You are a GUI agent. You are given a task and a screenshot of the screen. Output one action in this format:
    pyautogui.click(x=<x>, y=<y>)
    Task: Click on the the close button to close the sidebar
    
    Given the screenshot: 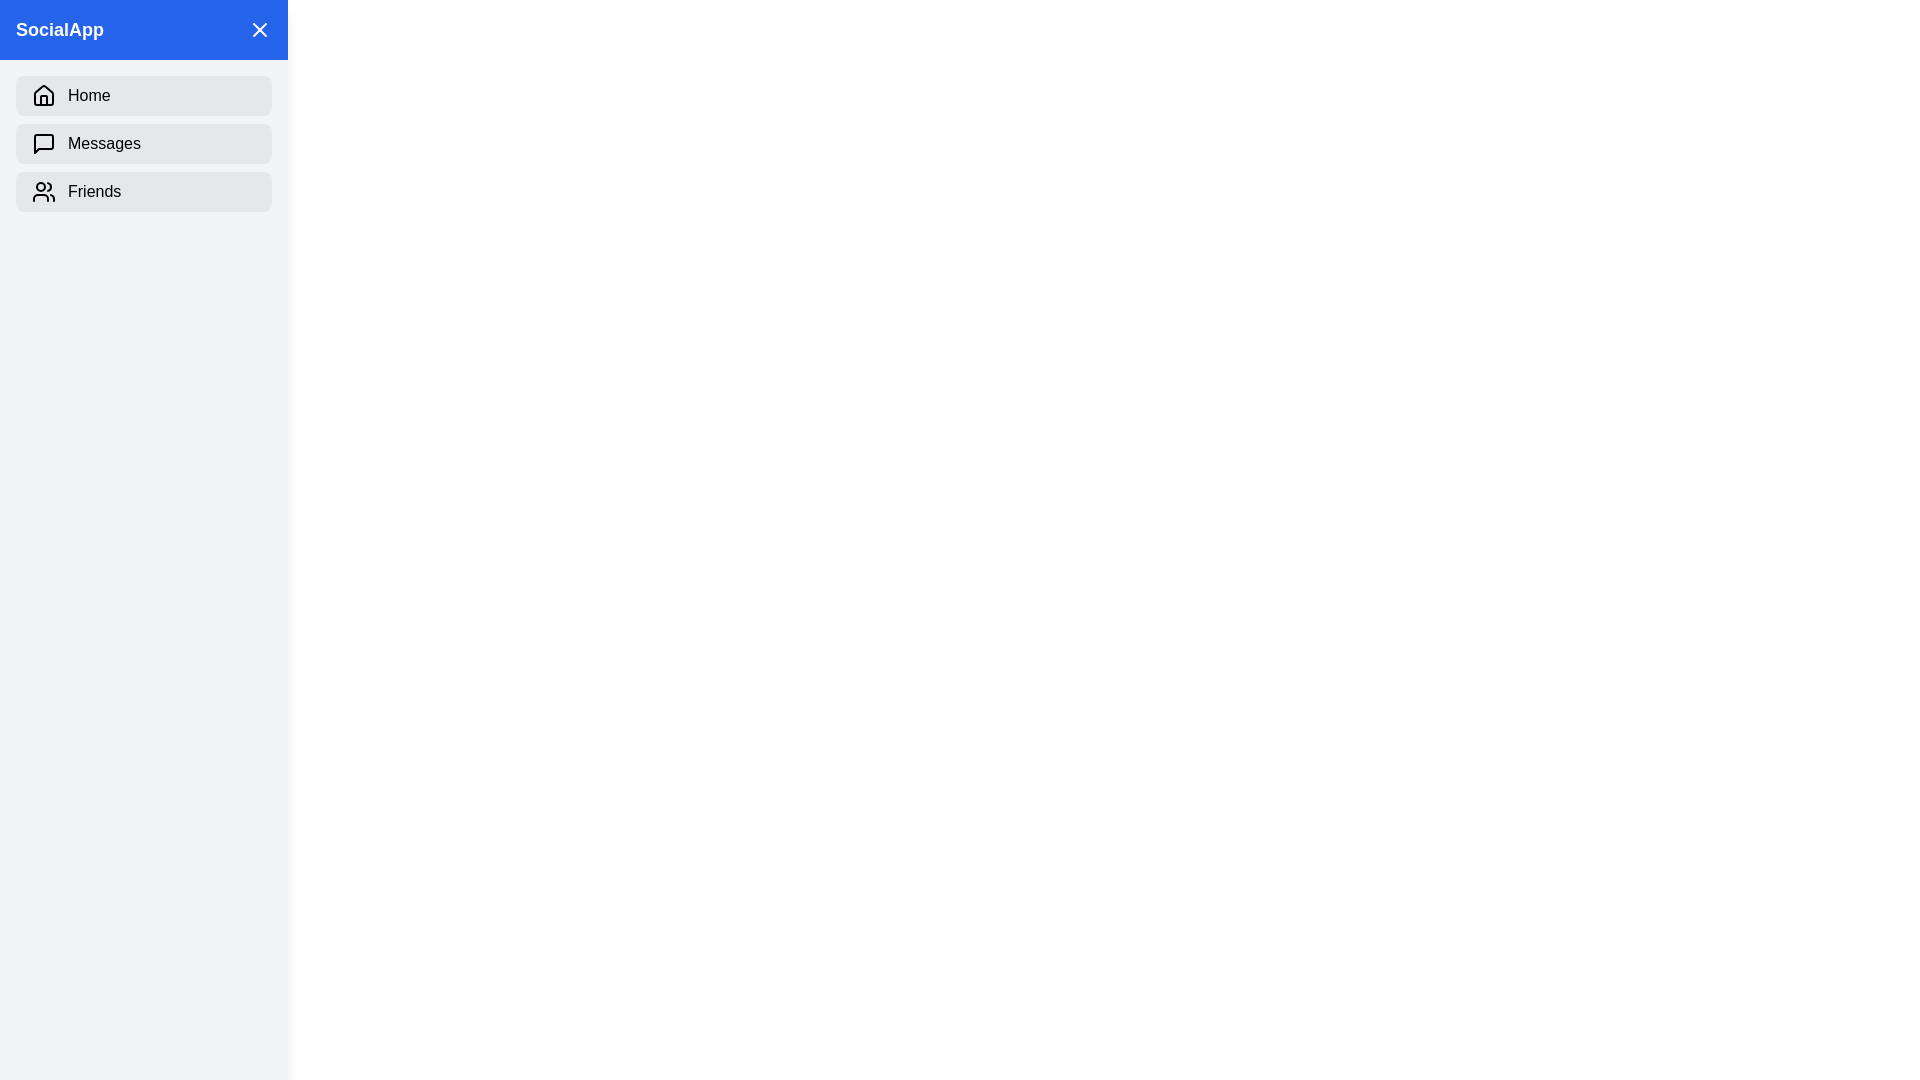 What is the action you would take?
    pyautogui.click(x=258, y=30)
    